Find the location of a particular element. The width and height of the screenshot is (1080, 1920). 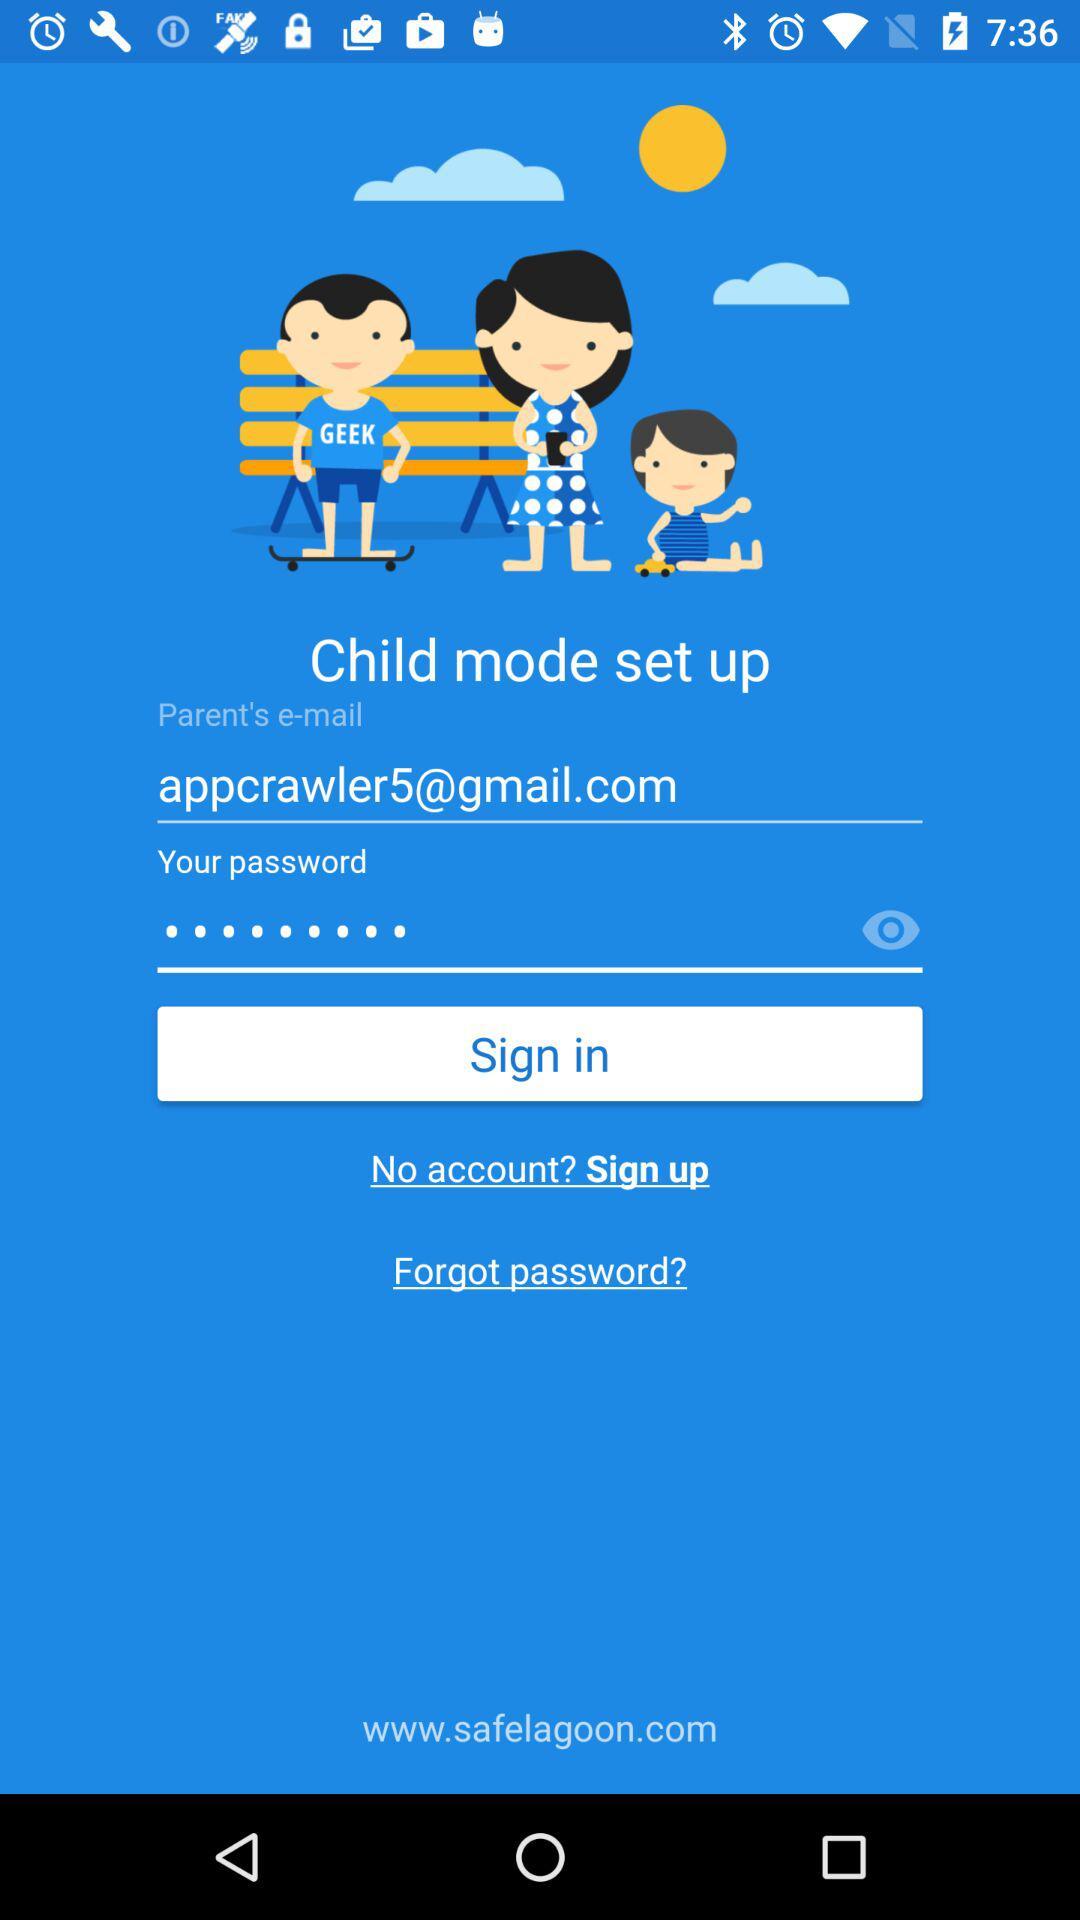

the visibility icon is located at coordinates (890, 930).